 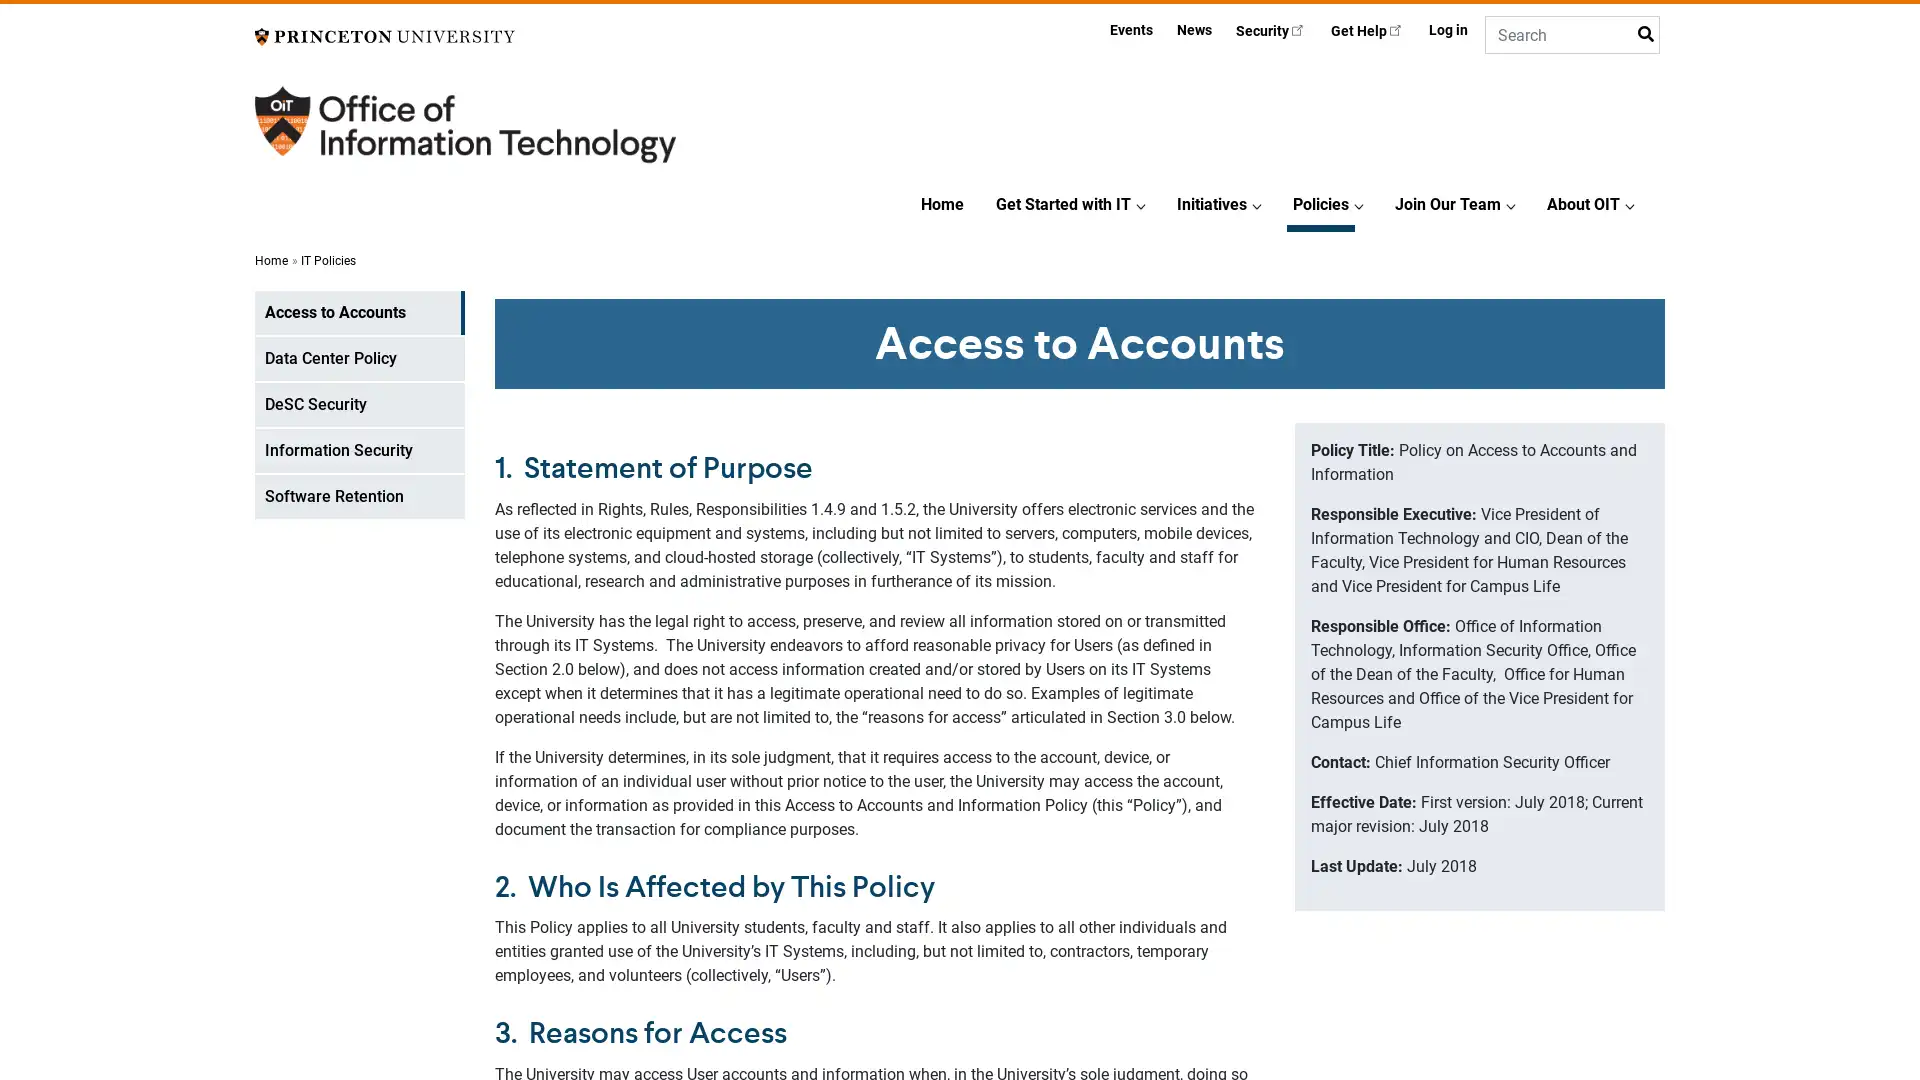 What do you see at coordinates (1630, 206) in the screenshot?
I see `About OITSubmenu` at bounding box center [1630, 206].